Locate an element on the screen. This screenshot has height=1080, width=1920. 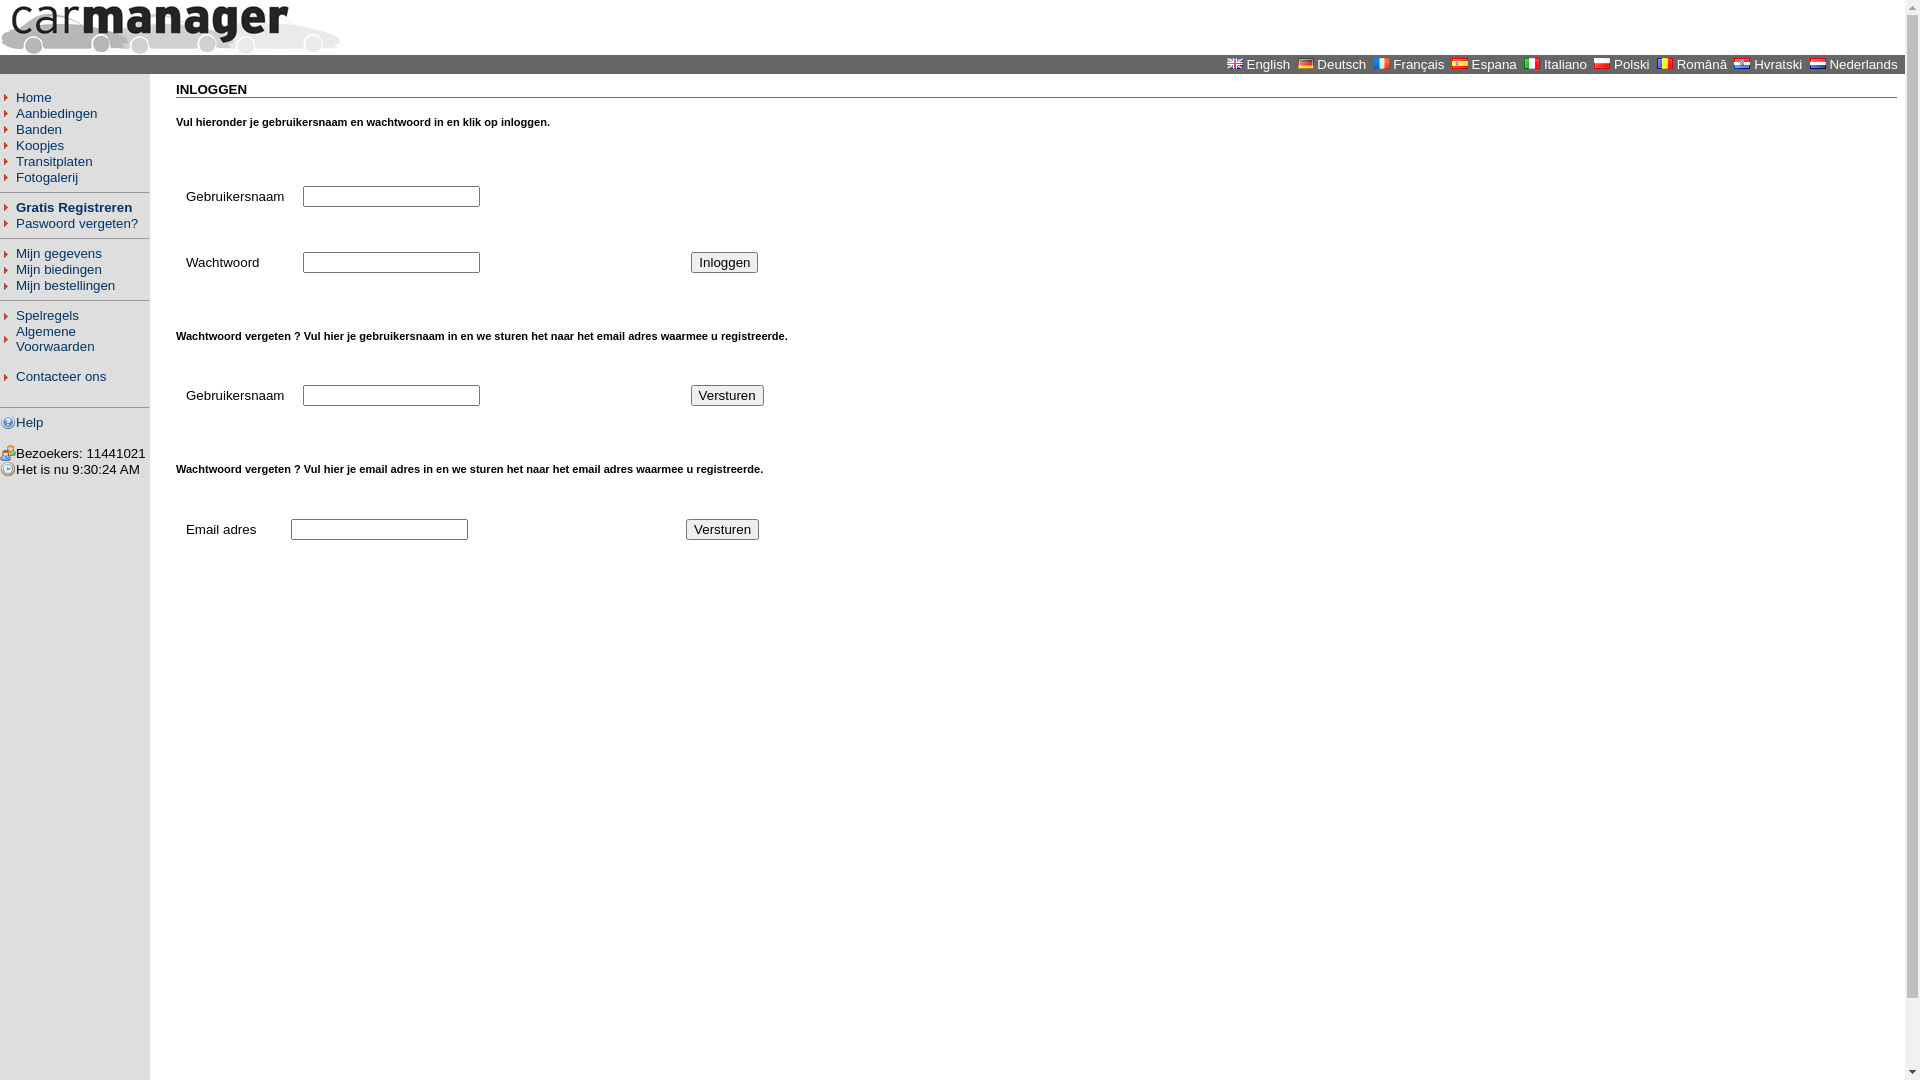
'Help' is located at coordinates (29, 421).